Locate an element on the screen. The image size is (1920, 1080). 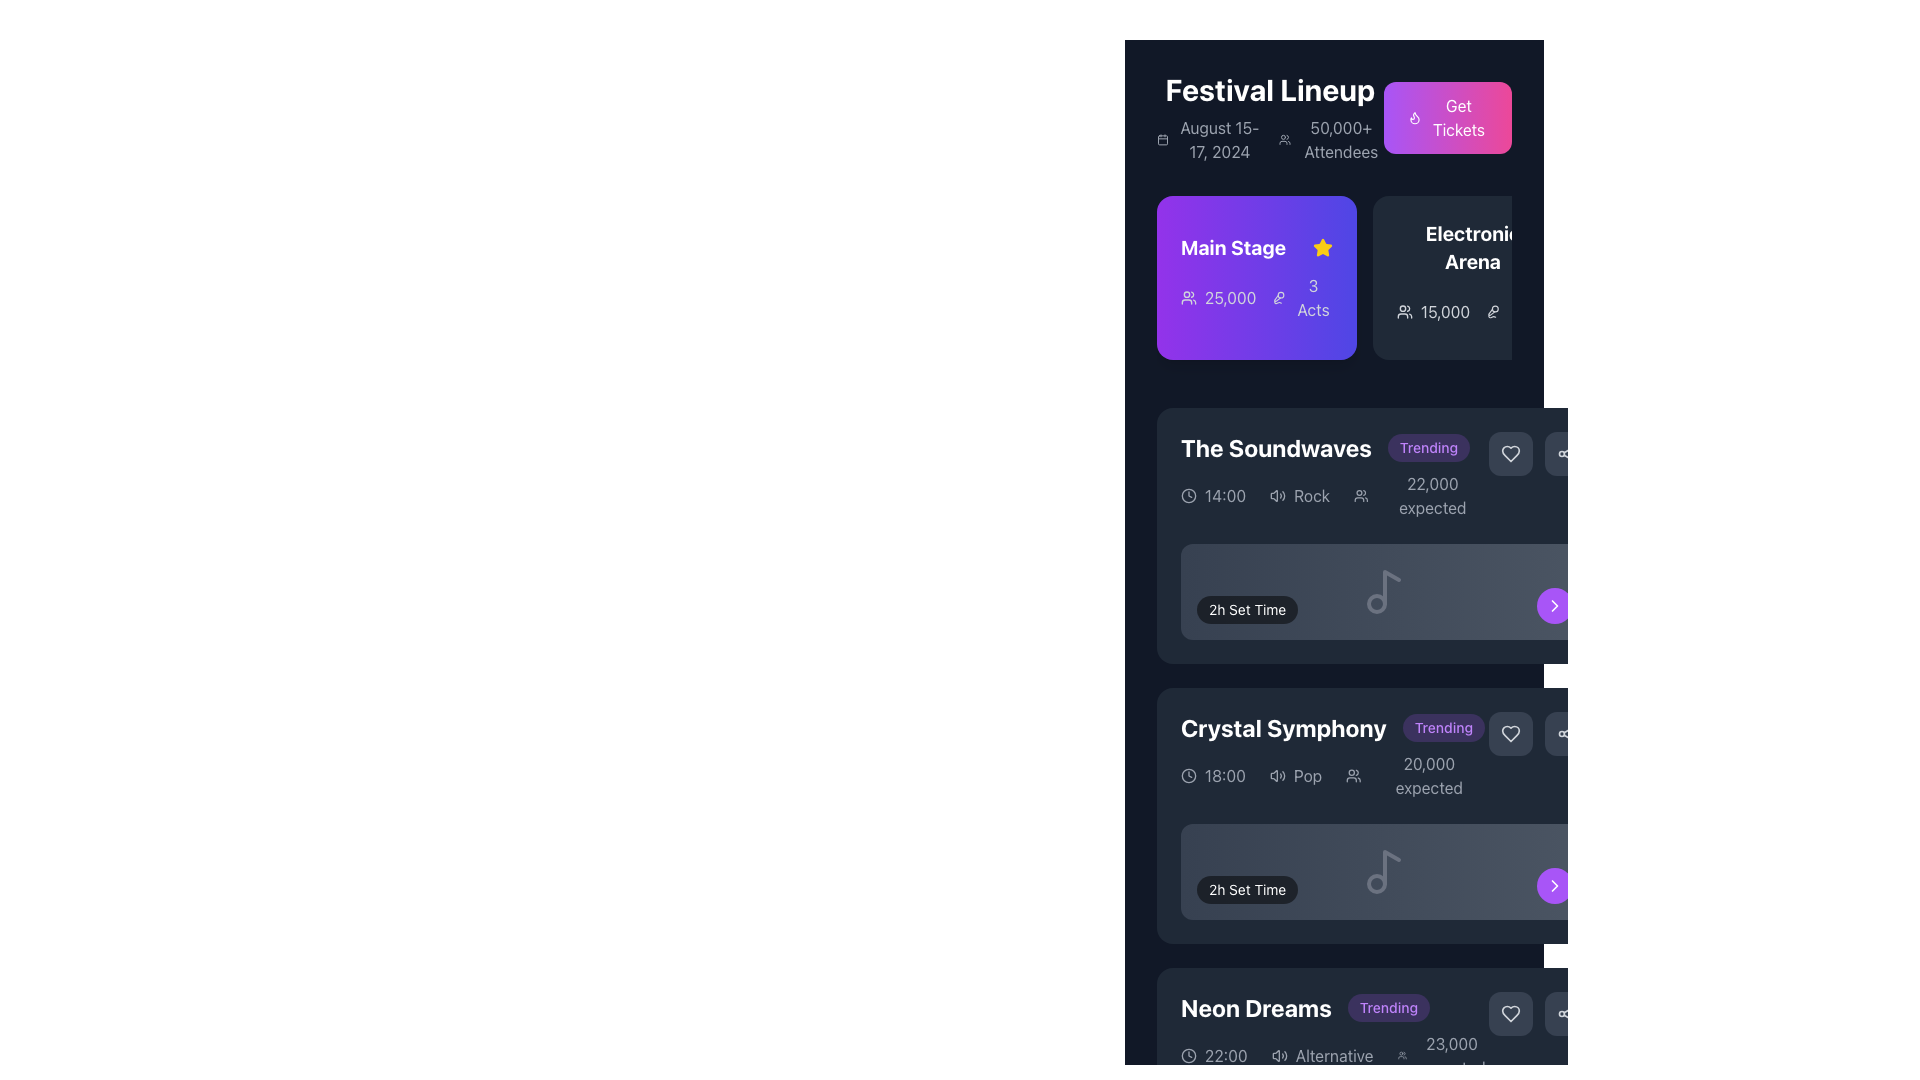
the text label indicating the genre or type of content in the 'The Soundwaves' section, located in the middle-right section of the interface is located at coordinates (1312, 495).